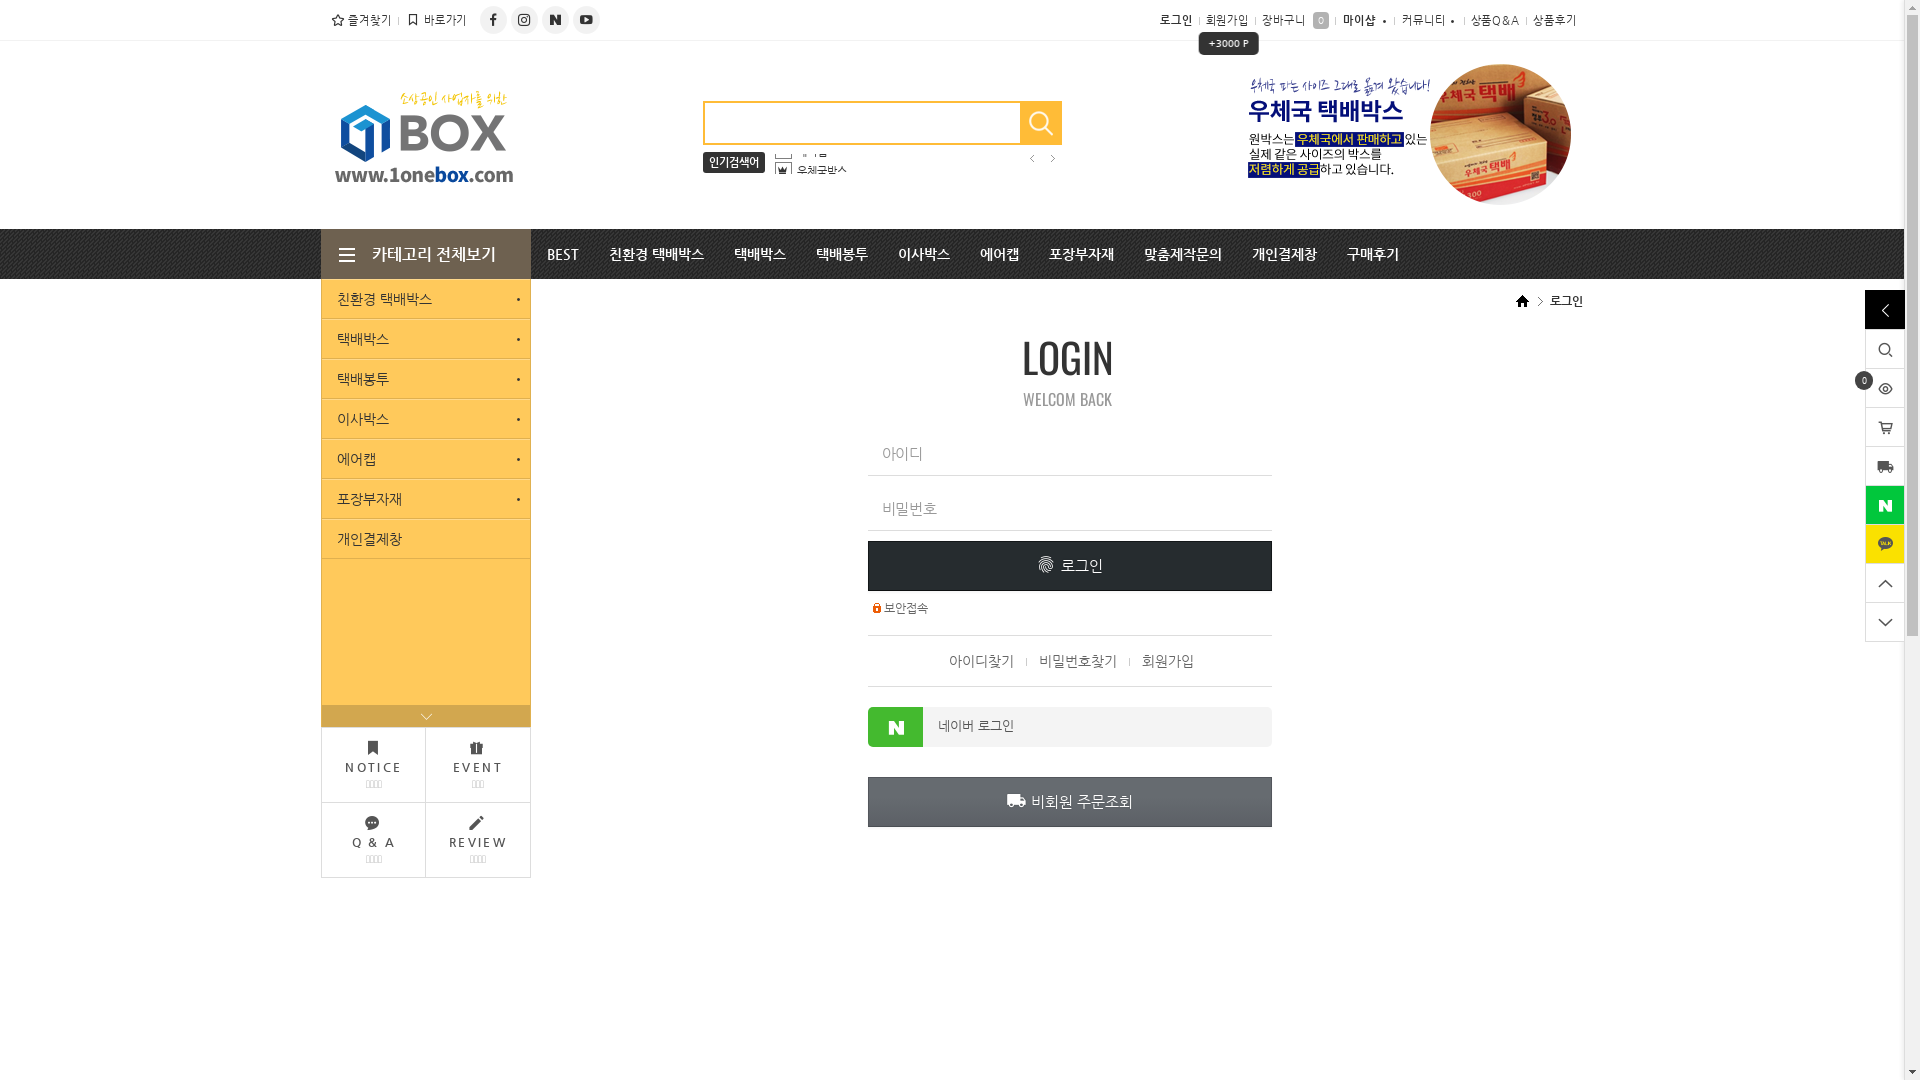  What do you see at coordinates (561, 253) in the screenshot?
I see `'BEST'` at bounding box center [561, 253].